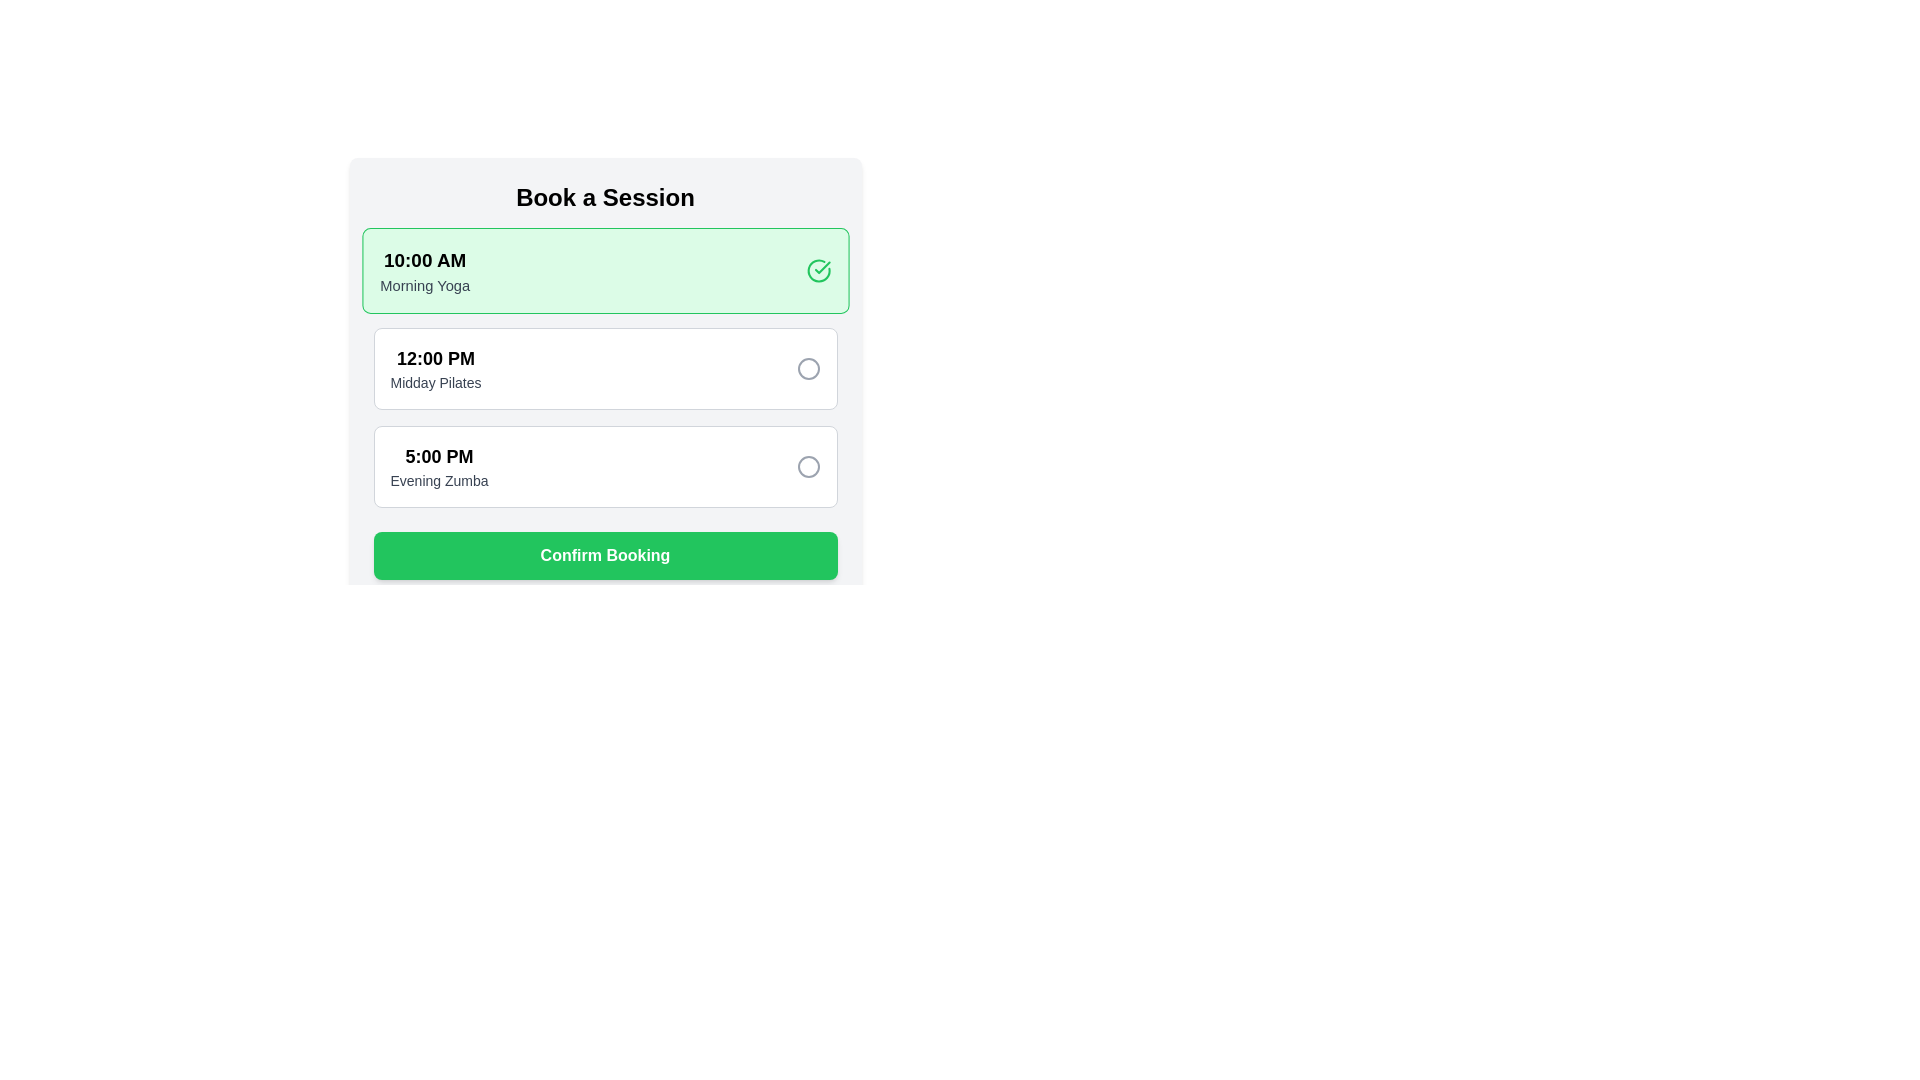 Image resolution: width=1920 pixels, height=1080 pixels. Describe the element at coordinates (435, 357) in the screenshot. I see `time displayed in the bold text label showing '12:00 PM' located above 'Midday Pilates' in the 'Book a Session' interface` at that location.